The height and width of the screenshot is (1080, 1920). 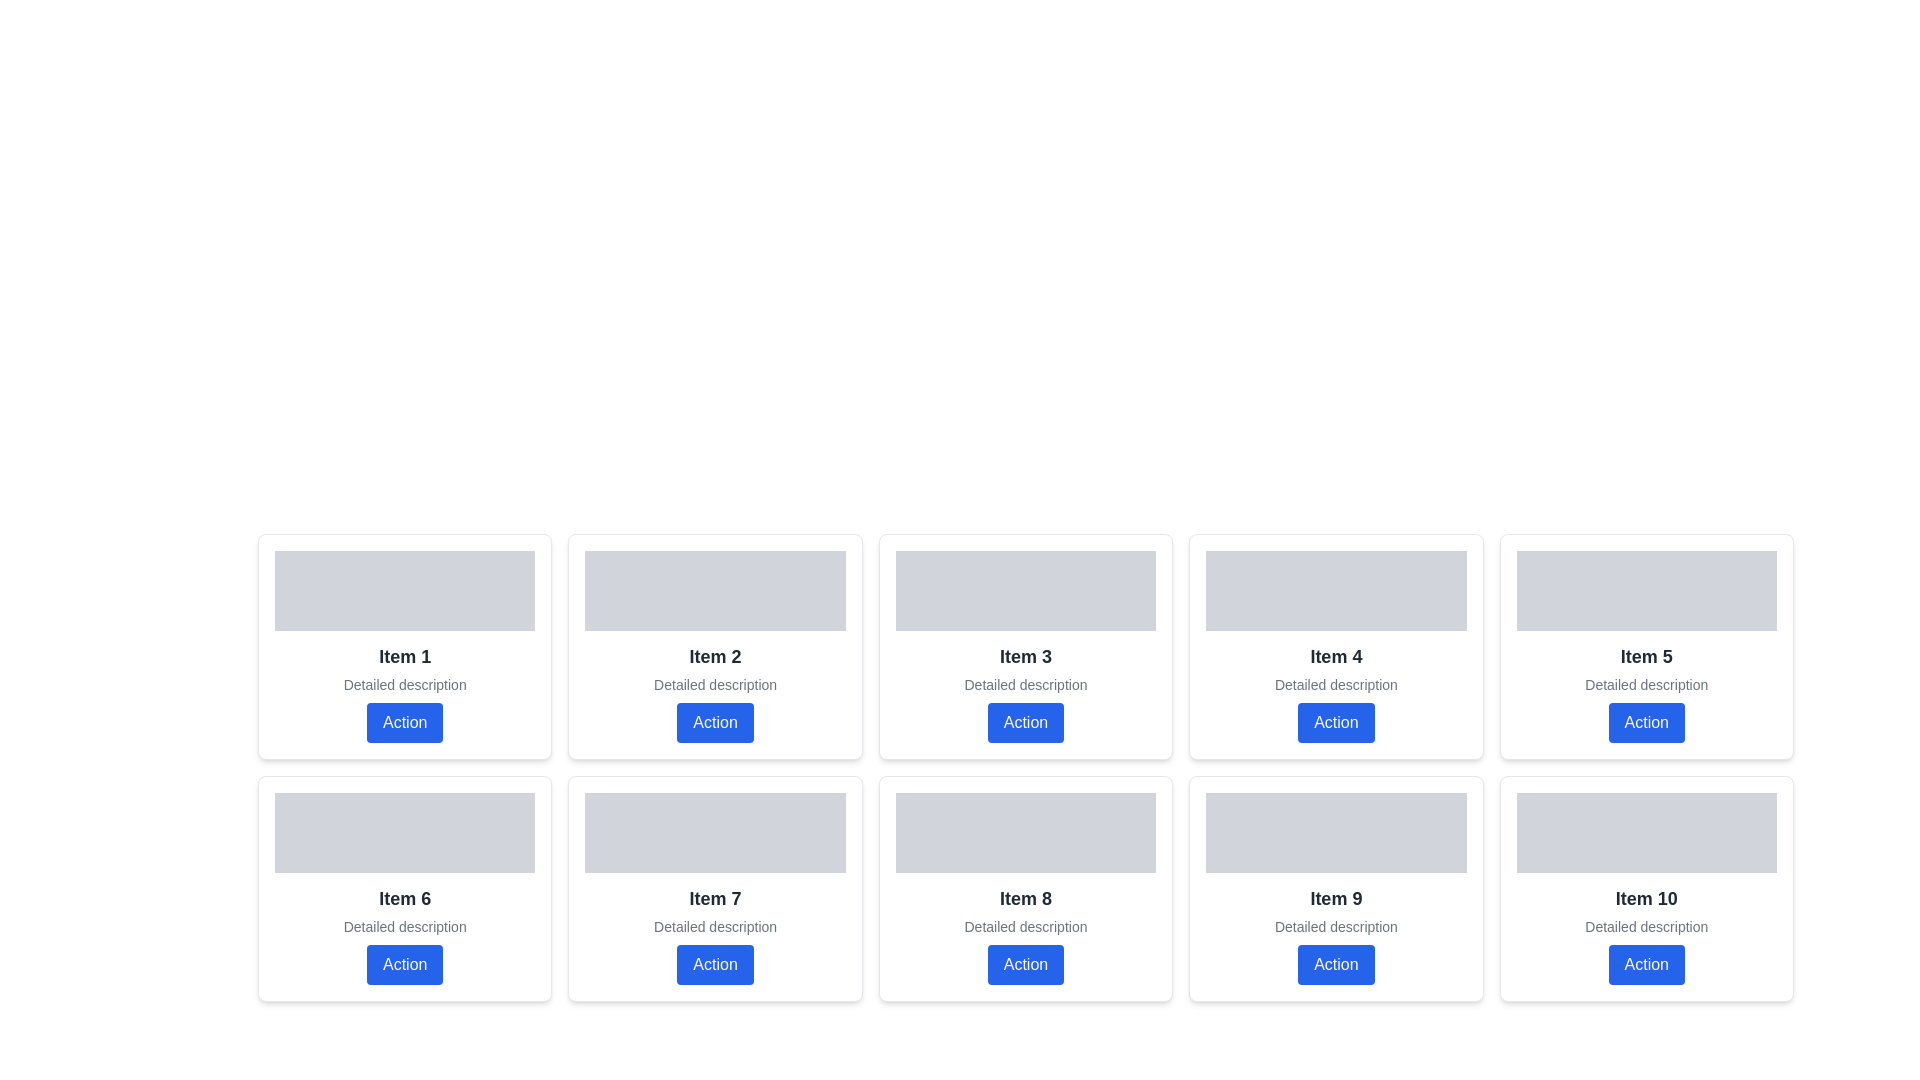 What do you see at coordinates (715, 722) in the screenshot?
I see `the rectangular button labeled 'Action' located at the bottom of the 'Item 2' card` at bounding box center [715, 722].